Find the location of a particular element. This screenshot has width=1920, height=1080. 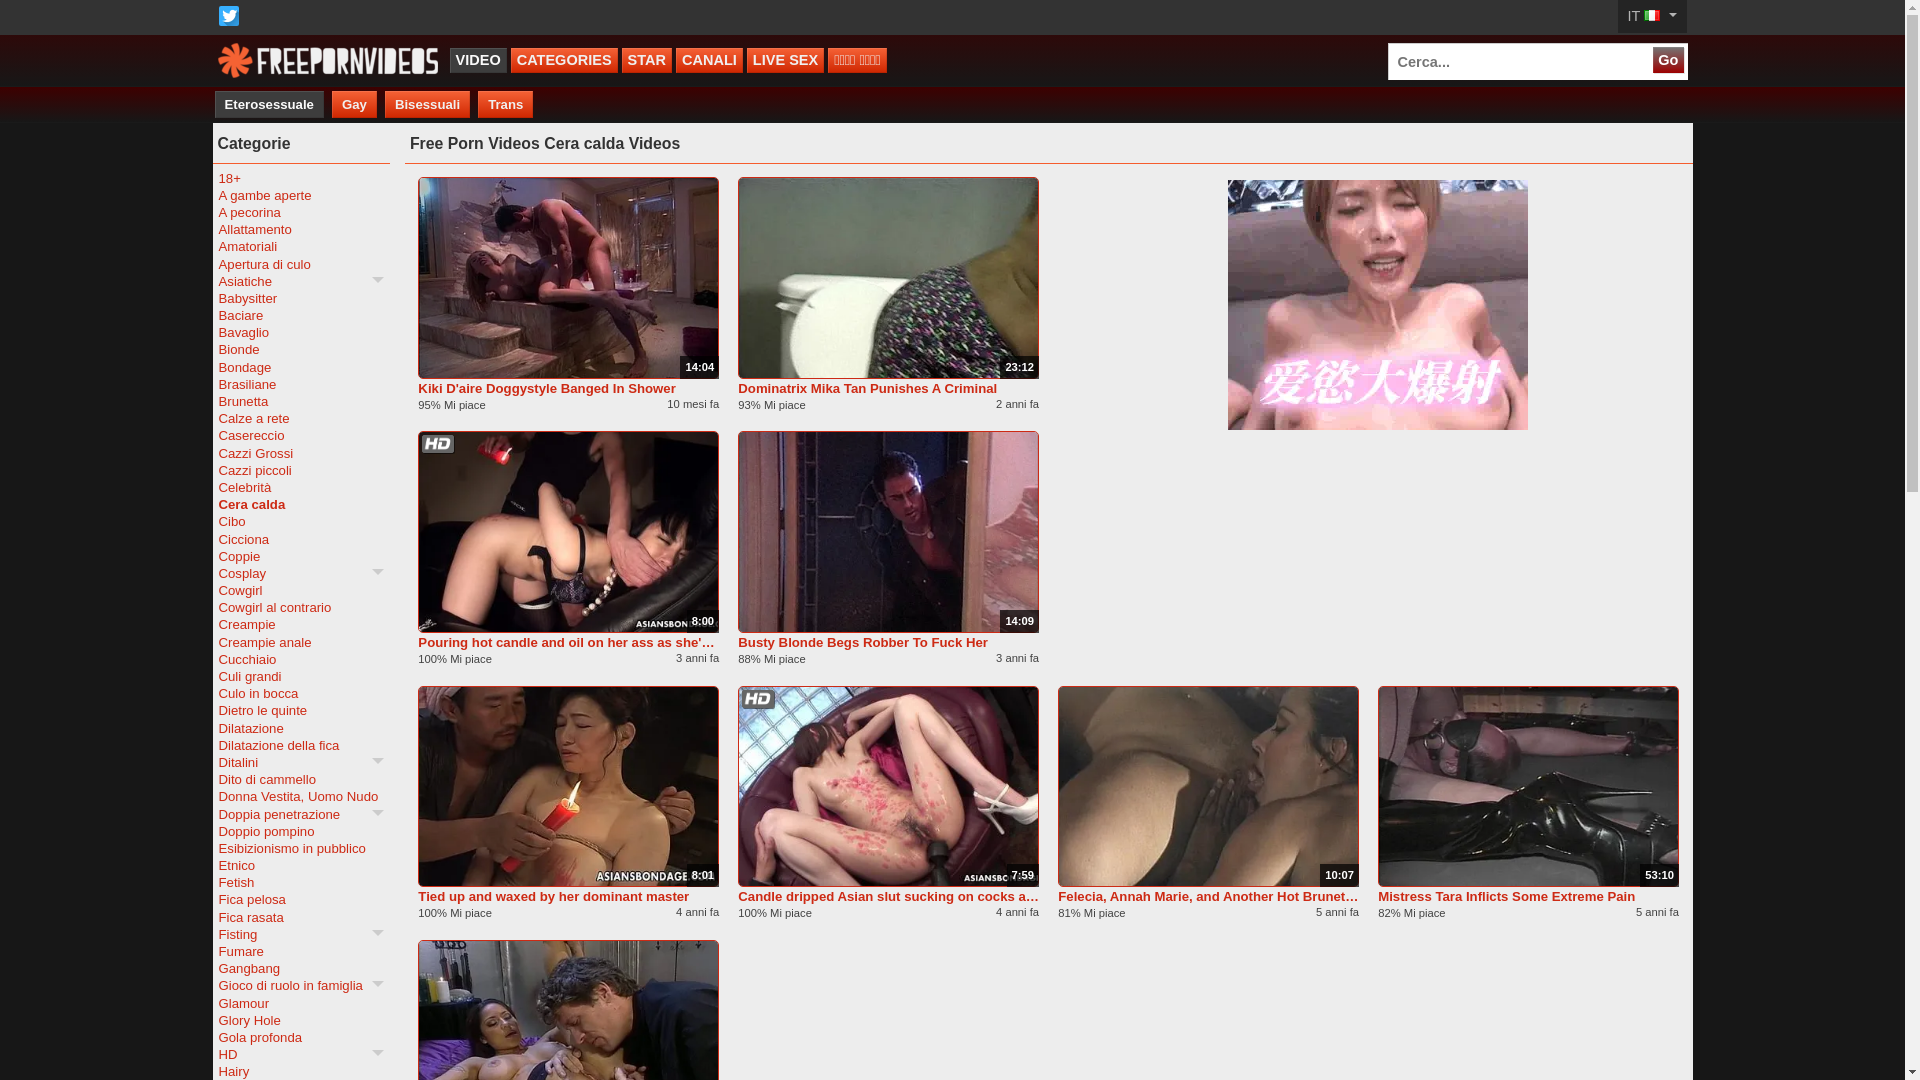

'Casereccio' is located at coordinates (300, 434).